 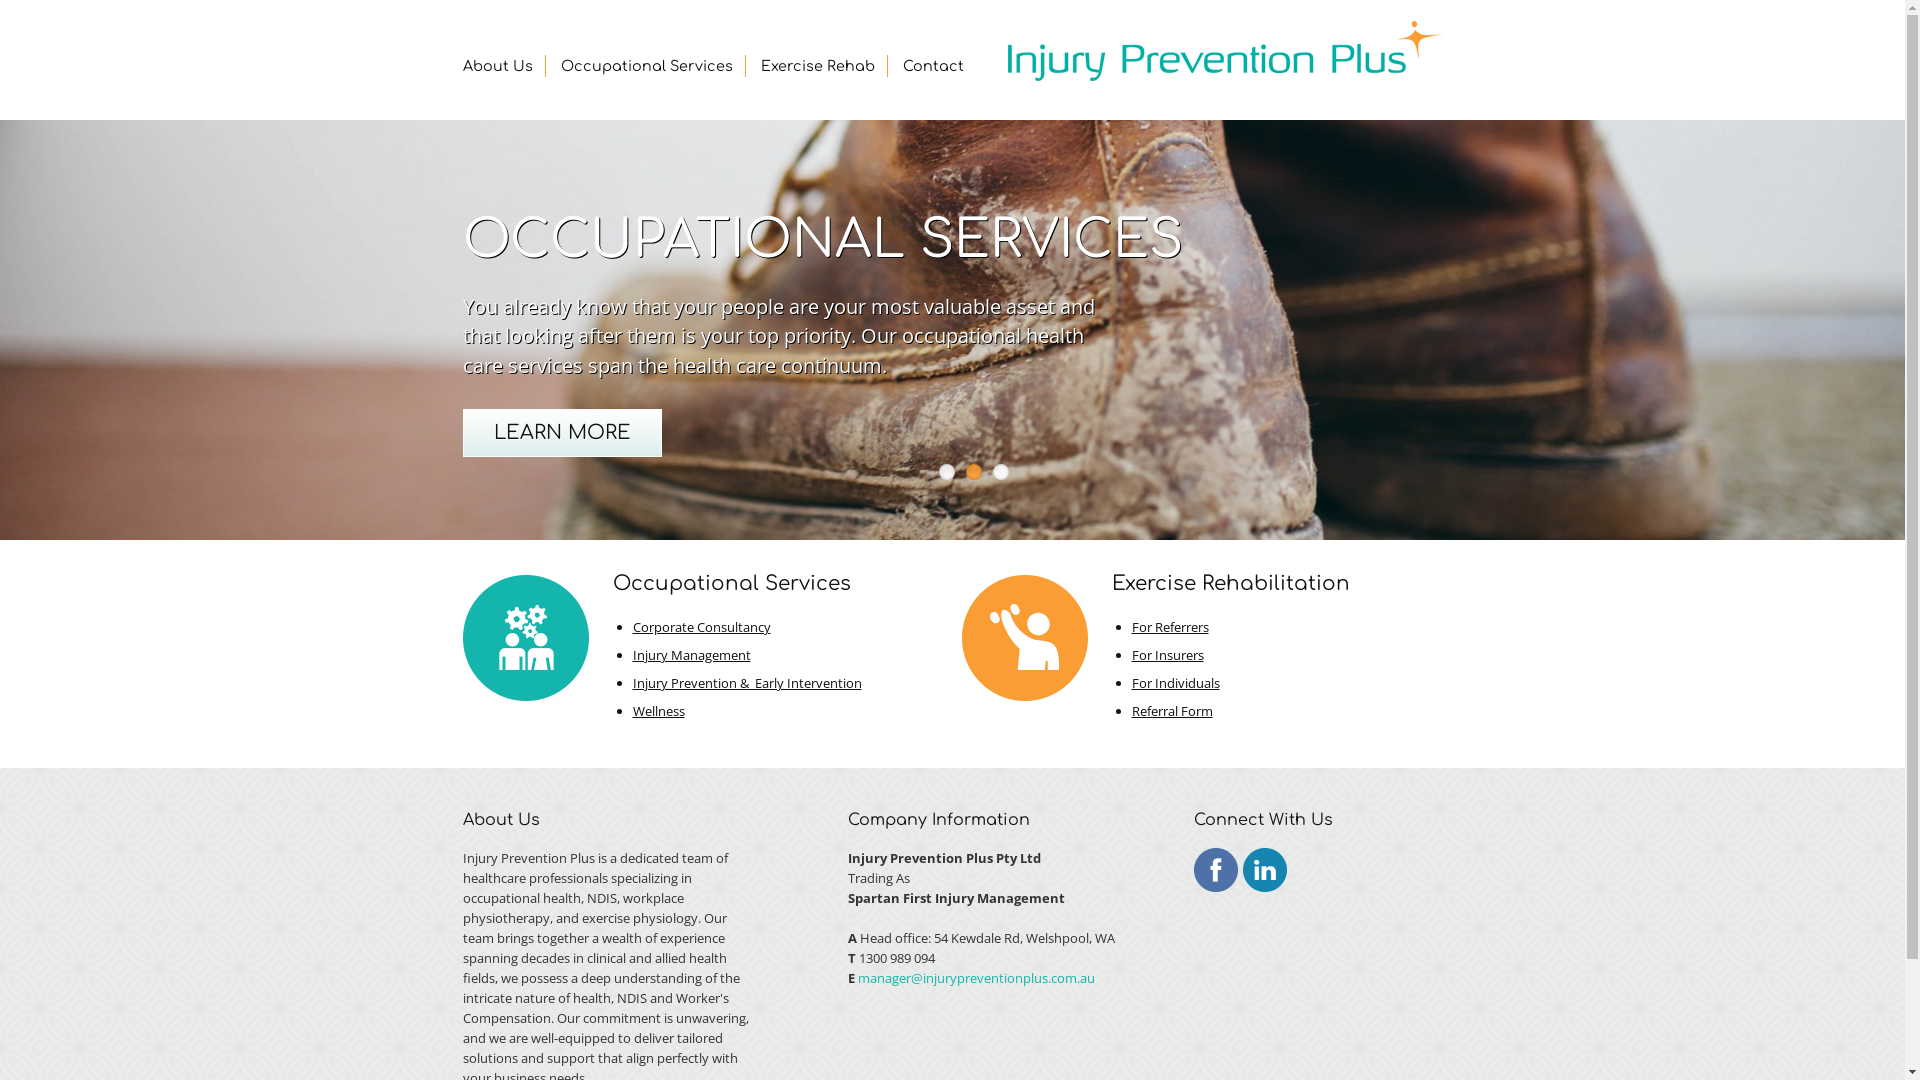 I want to click on 'Wellness', so click(x=657, y=709).